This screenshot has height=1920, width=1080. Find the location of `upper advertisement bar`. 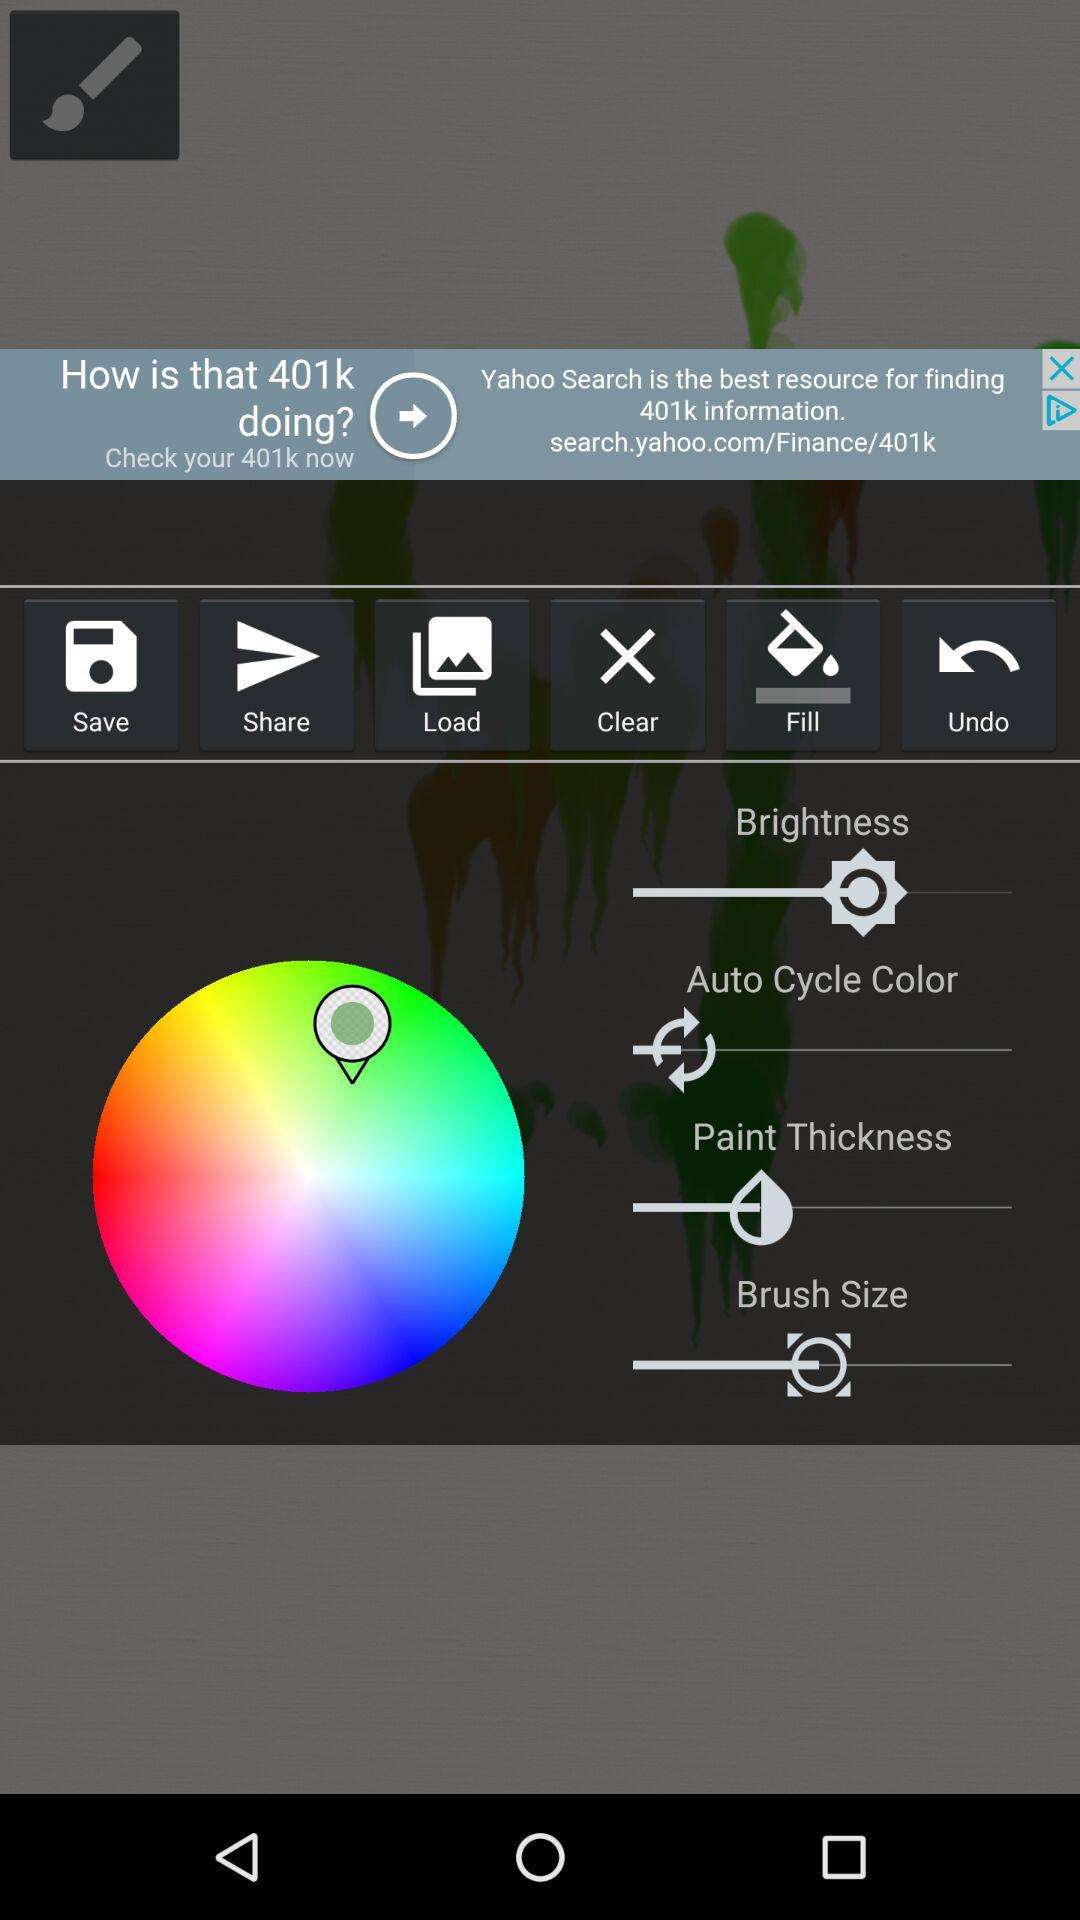

upper advertisement bar is located at coordinates (540, 413).